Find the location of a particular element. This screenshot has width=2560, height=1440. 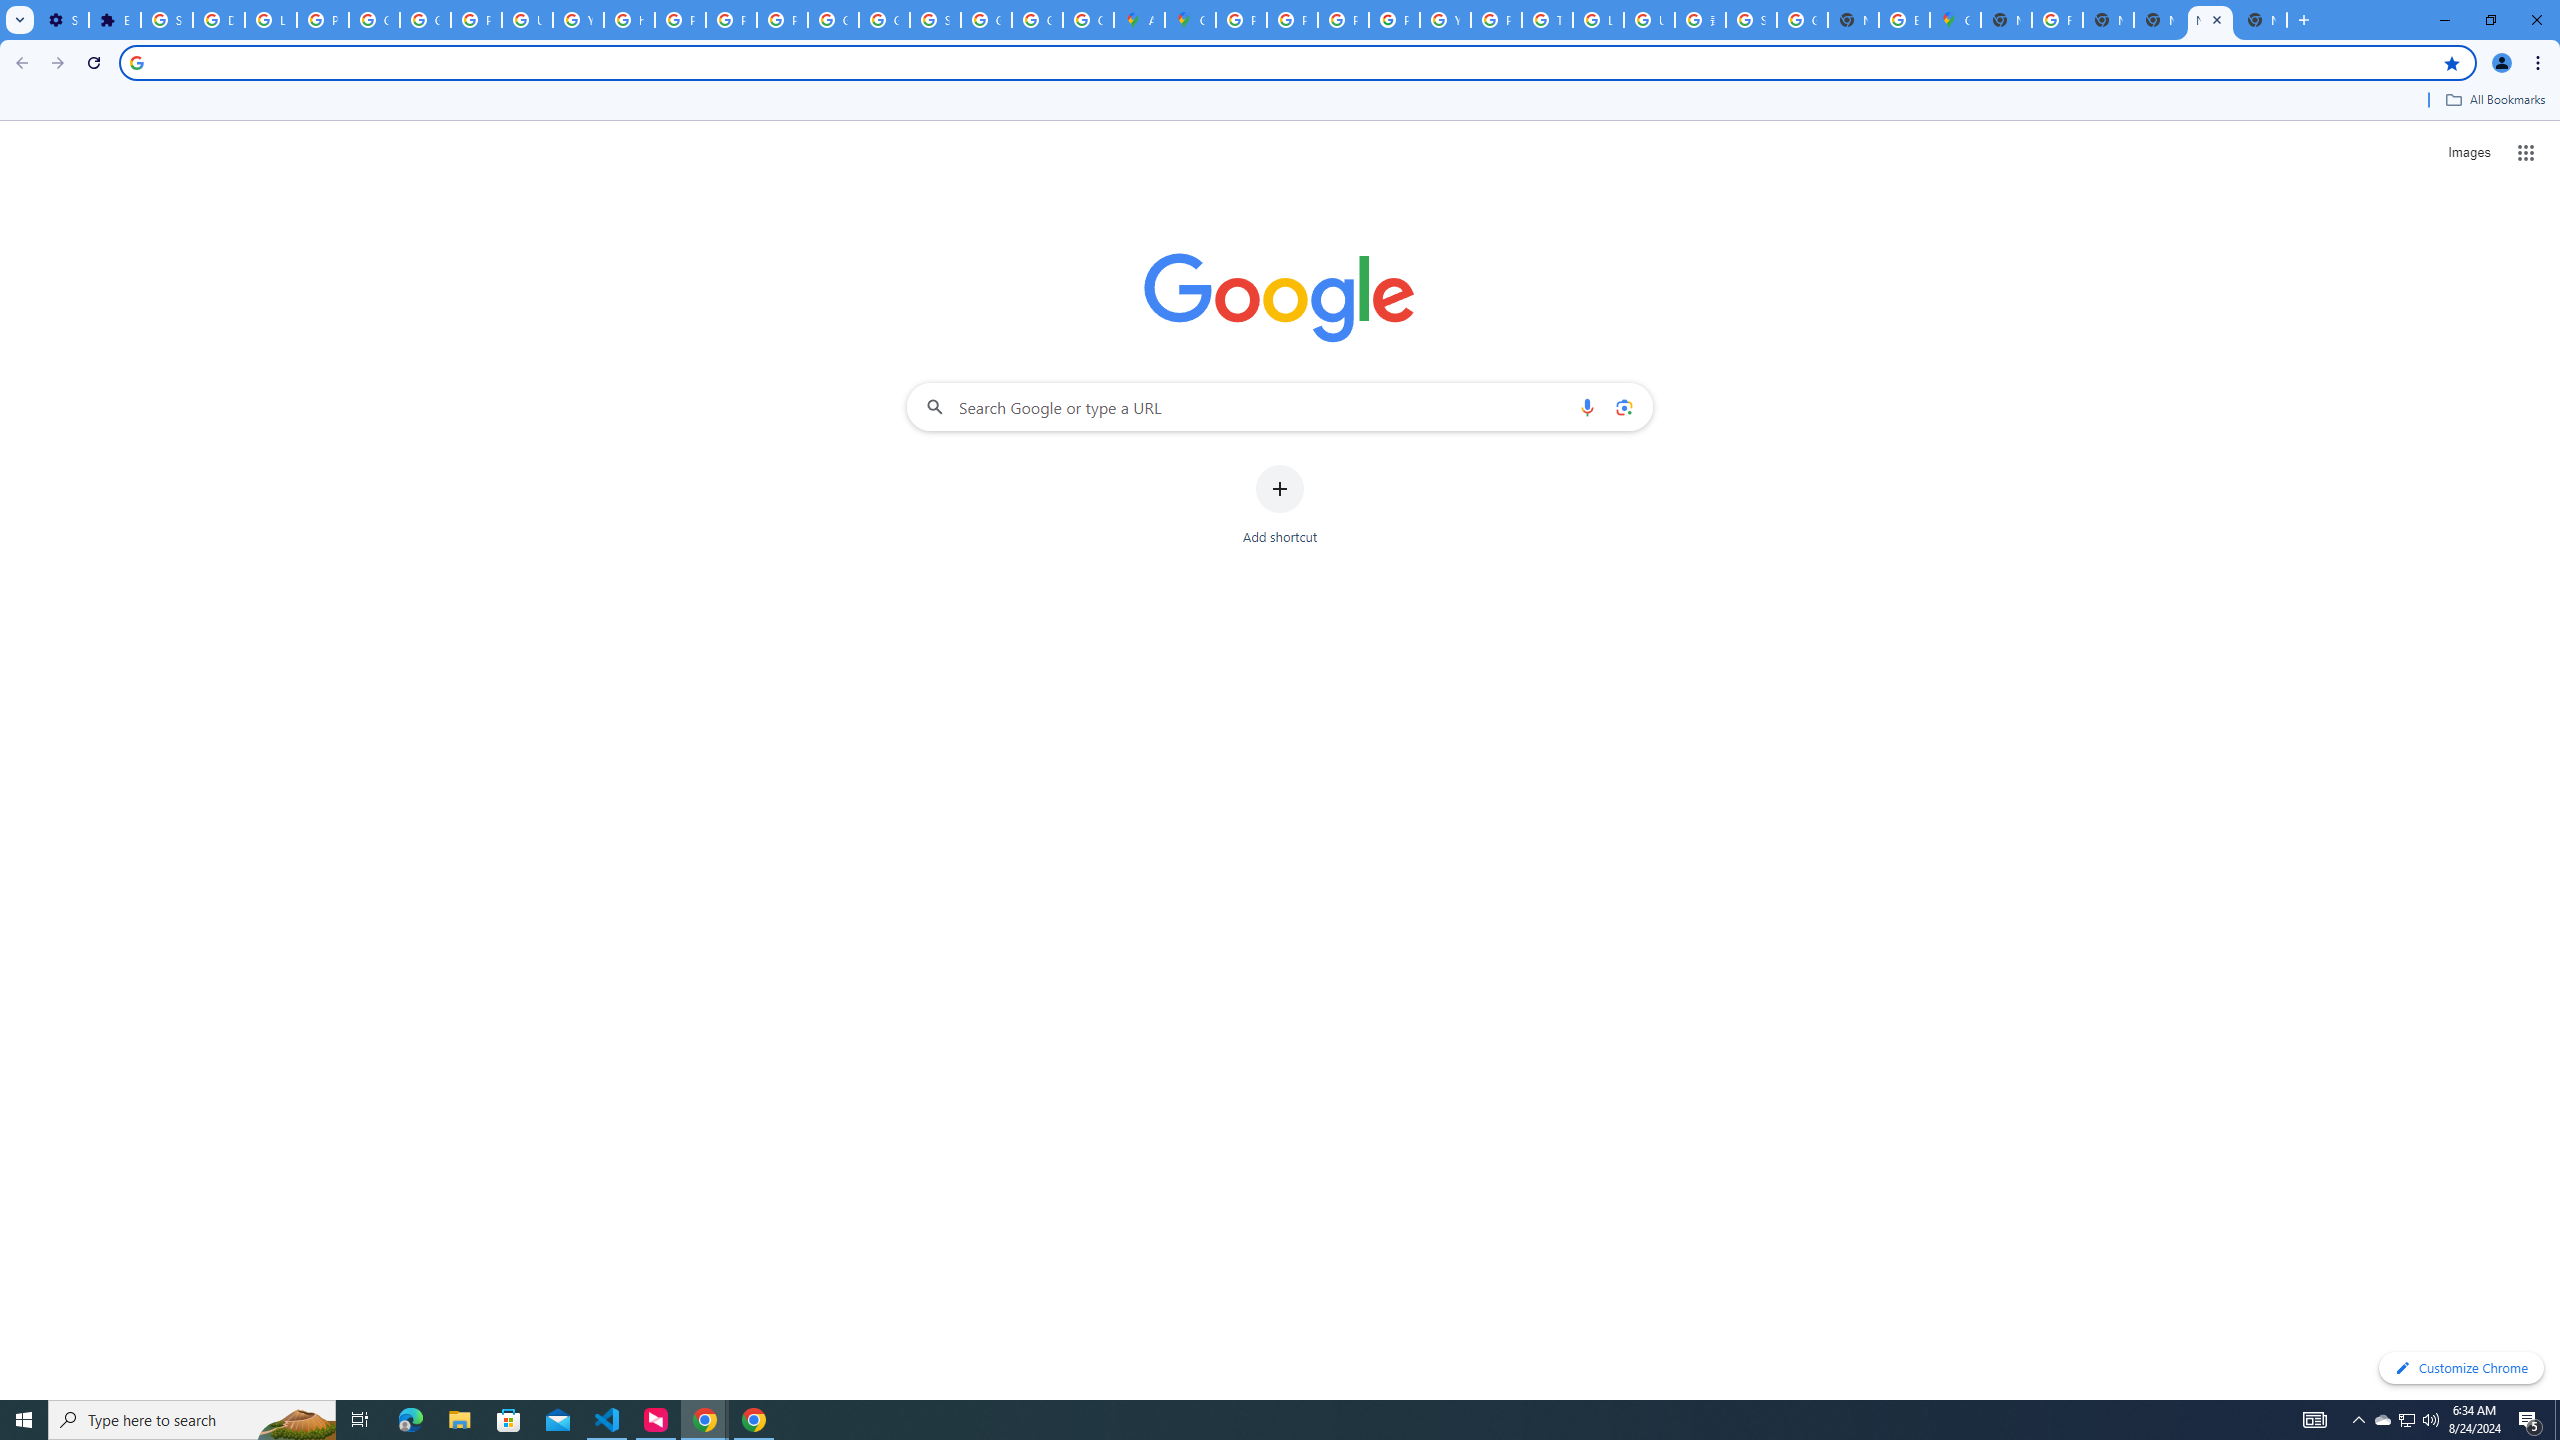

'Explore new street-level details - Google Maps Help' is located at coordinates (1903, 19).